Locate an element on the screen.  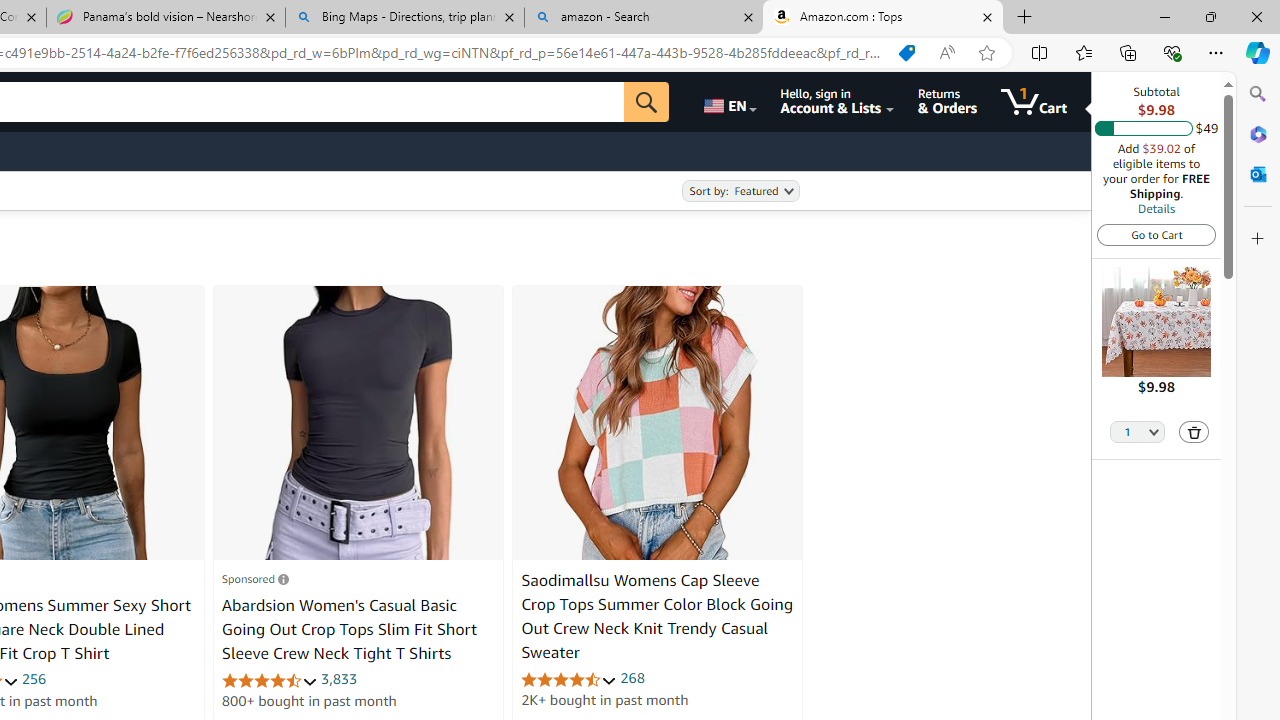
'Choose a language for shopping.' is located at coordinates (727, 101).